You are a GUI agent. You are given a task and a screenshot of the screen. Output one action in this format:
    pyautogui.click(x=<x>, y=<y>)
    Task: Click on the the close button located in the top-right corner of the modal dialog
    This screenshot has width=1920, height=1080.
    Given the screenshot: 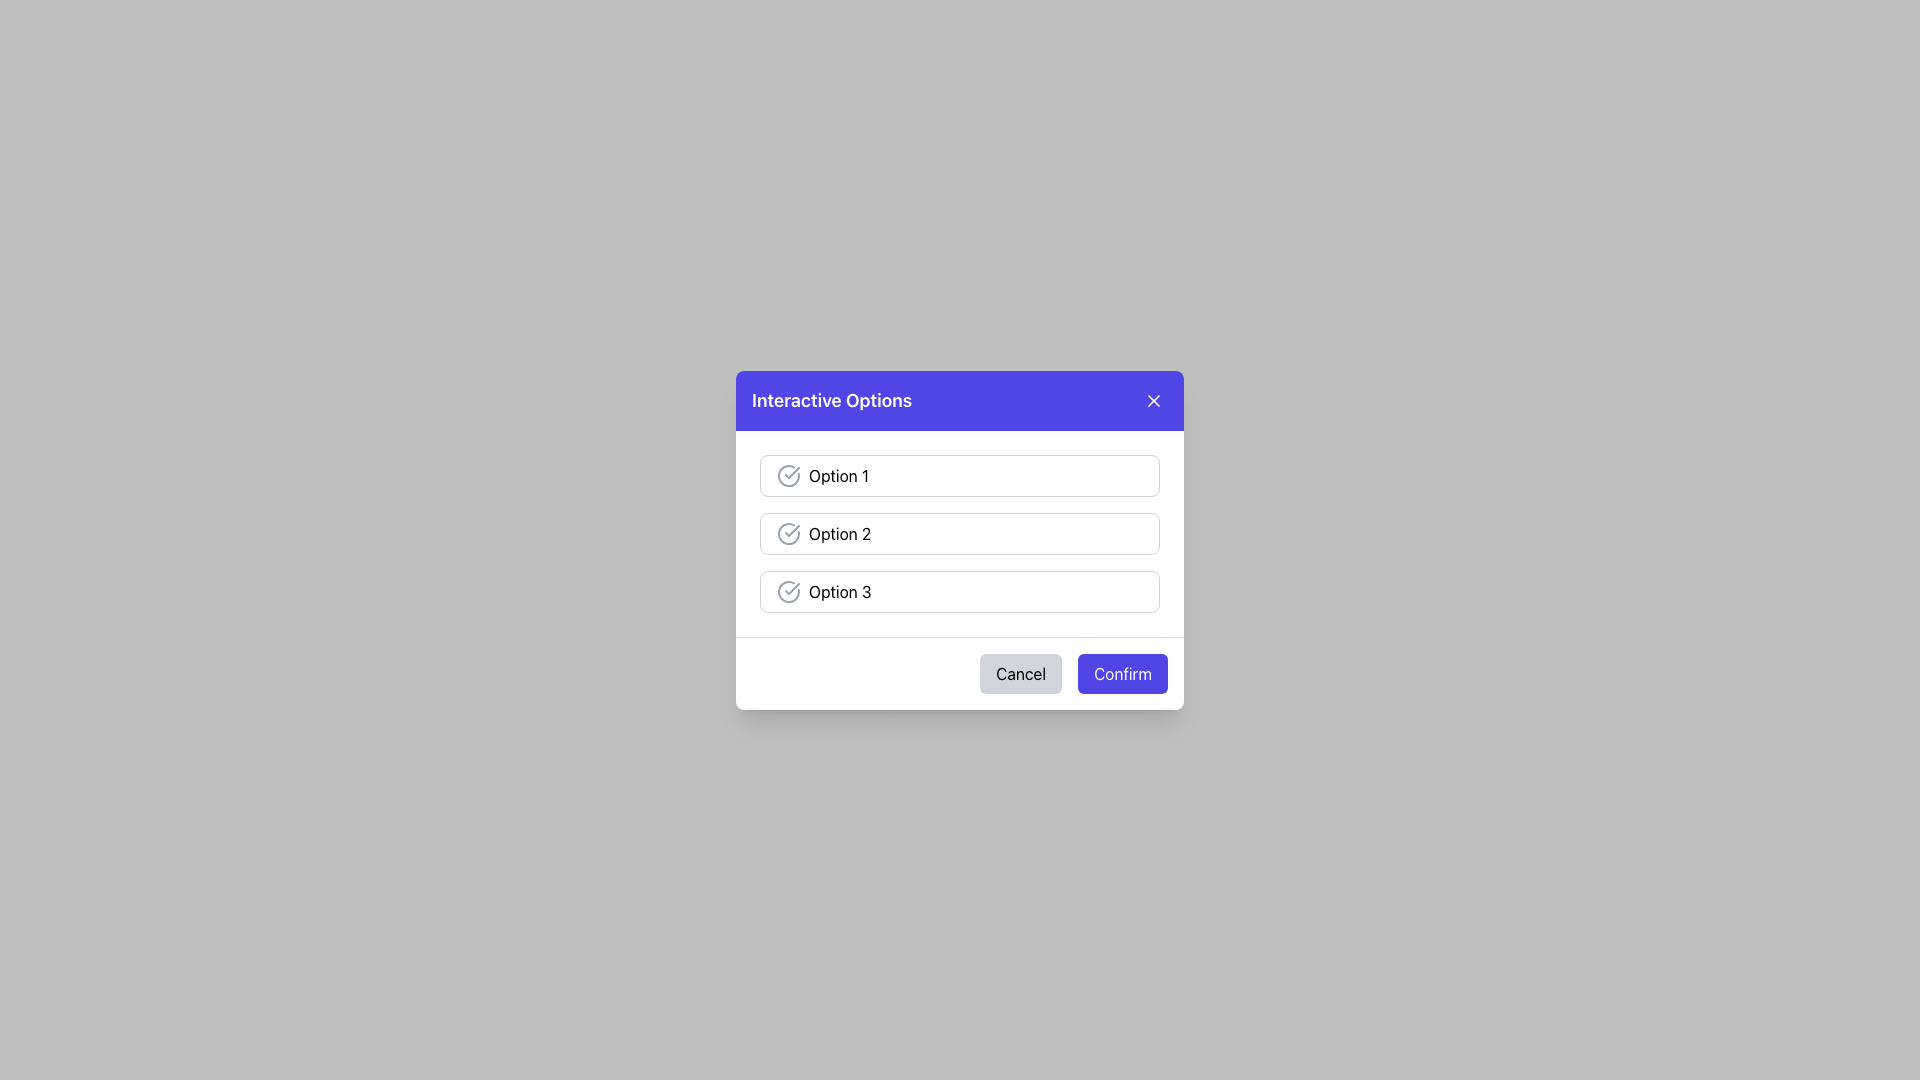 What is the action you would take?
    pyautogui.click(x=1153, y=400)
    